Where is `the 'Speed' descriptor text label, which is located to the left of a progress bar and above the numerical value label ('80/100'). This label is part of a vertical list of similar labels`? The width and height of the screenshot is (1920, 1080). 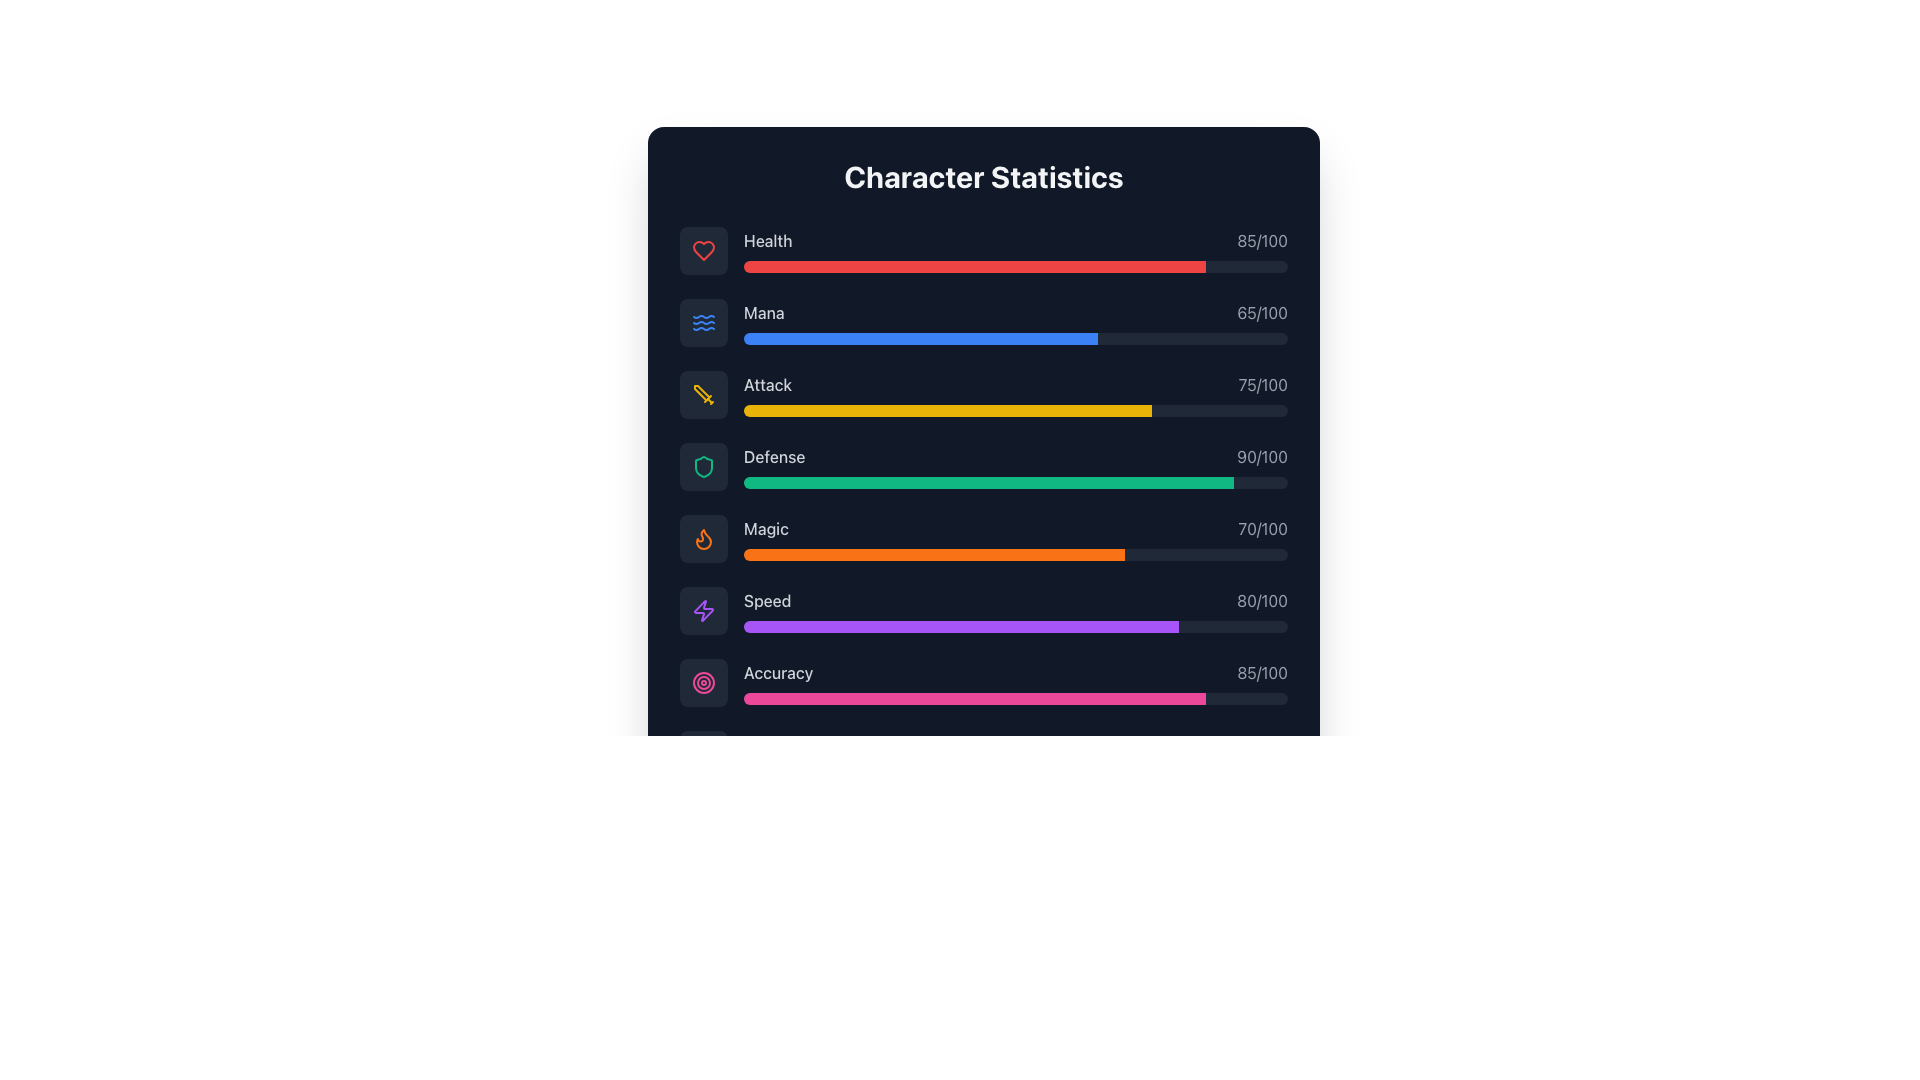 the 'Speed' descriptor text label, which is located to the left of a progress bar and above the numerical value label ('80/100'). This label is part of a vertical list of similar labels is located at coordinates (766, 600).